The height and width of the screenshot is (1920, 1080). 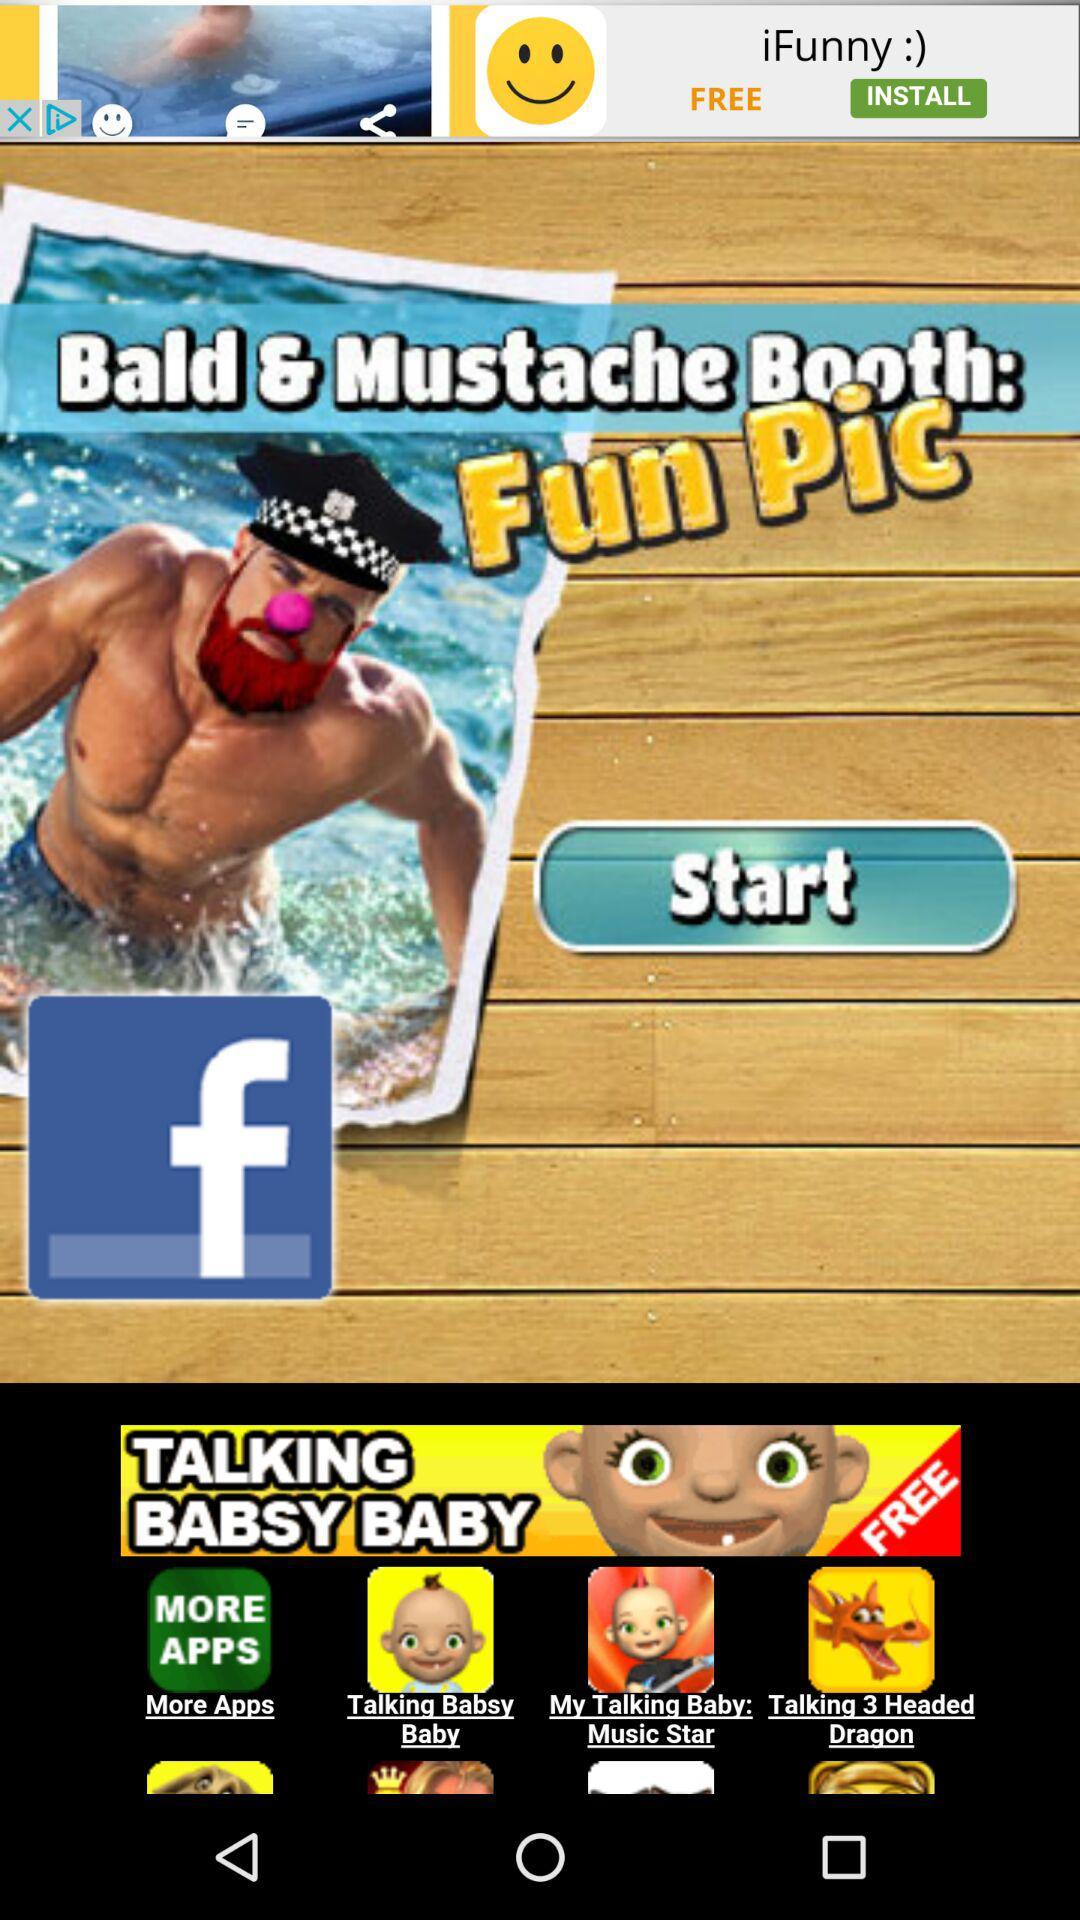 What do you see at coordinates (540, 1392) in the screenshot?
I see `adverdisement page` at bounding box center [540, 1392].